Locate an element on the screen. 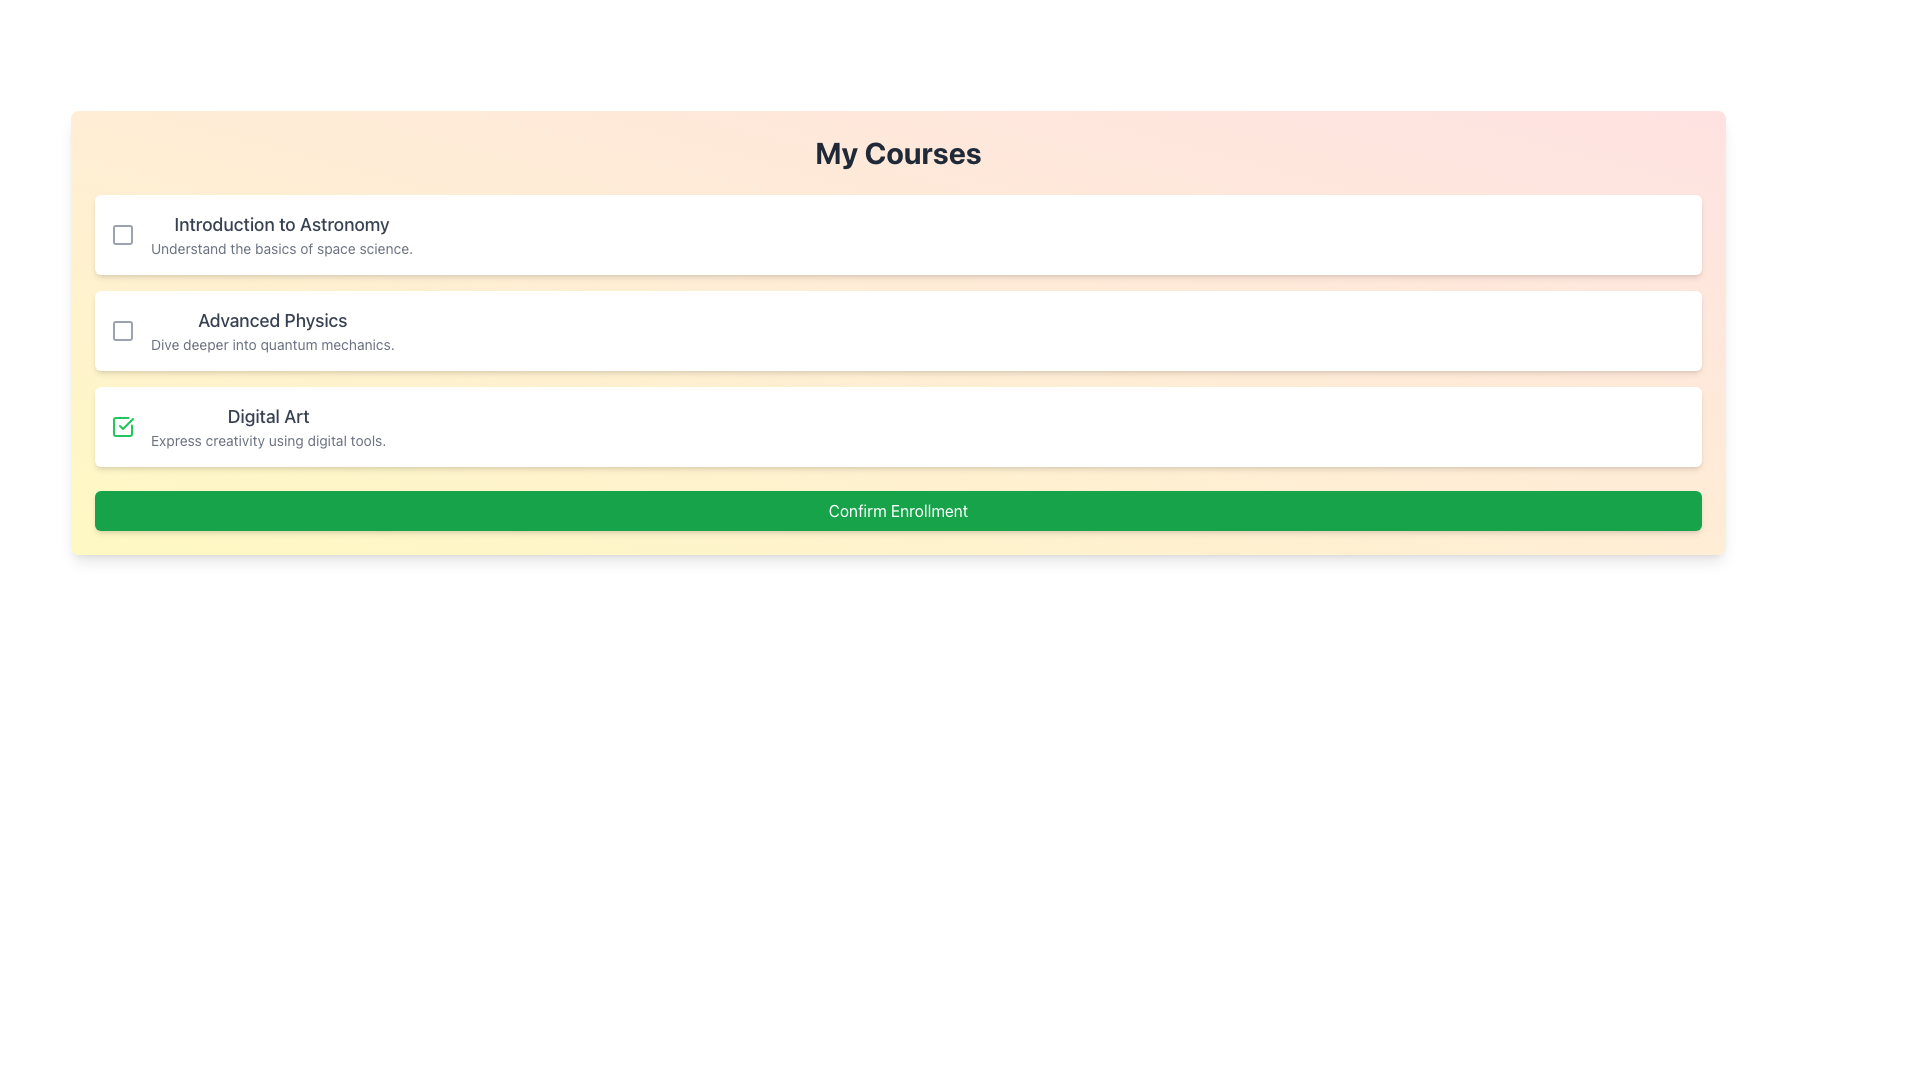 This screenshot has height=1080, width=1920. the interactive checkbox positioned next to the title 'Introduction to Astronomy' is located at coordinates (122, 234).